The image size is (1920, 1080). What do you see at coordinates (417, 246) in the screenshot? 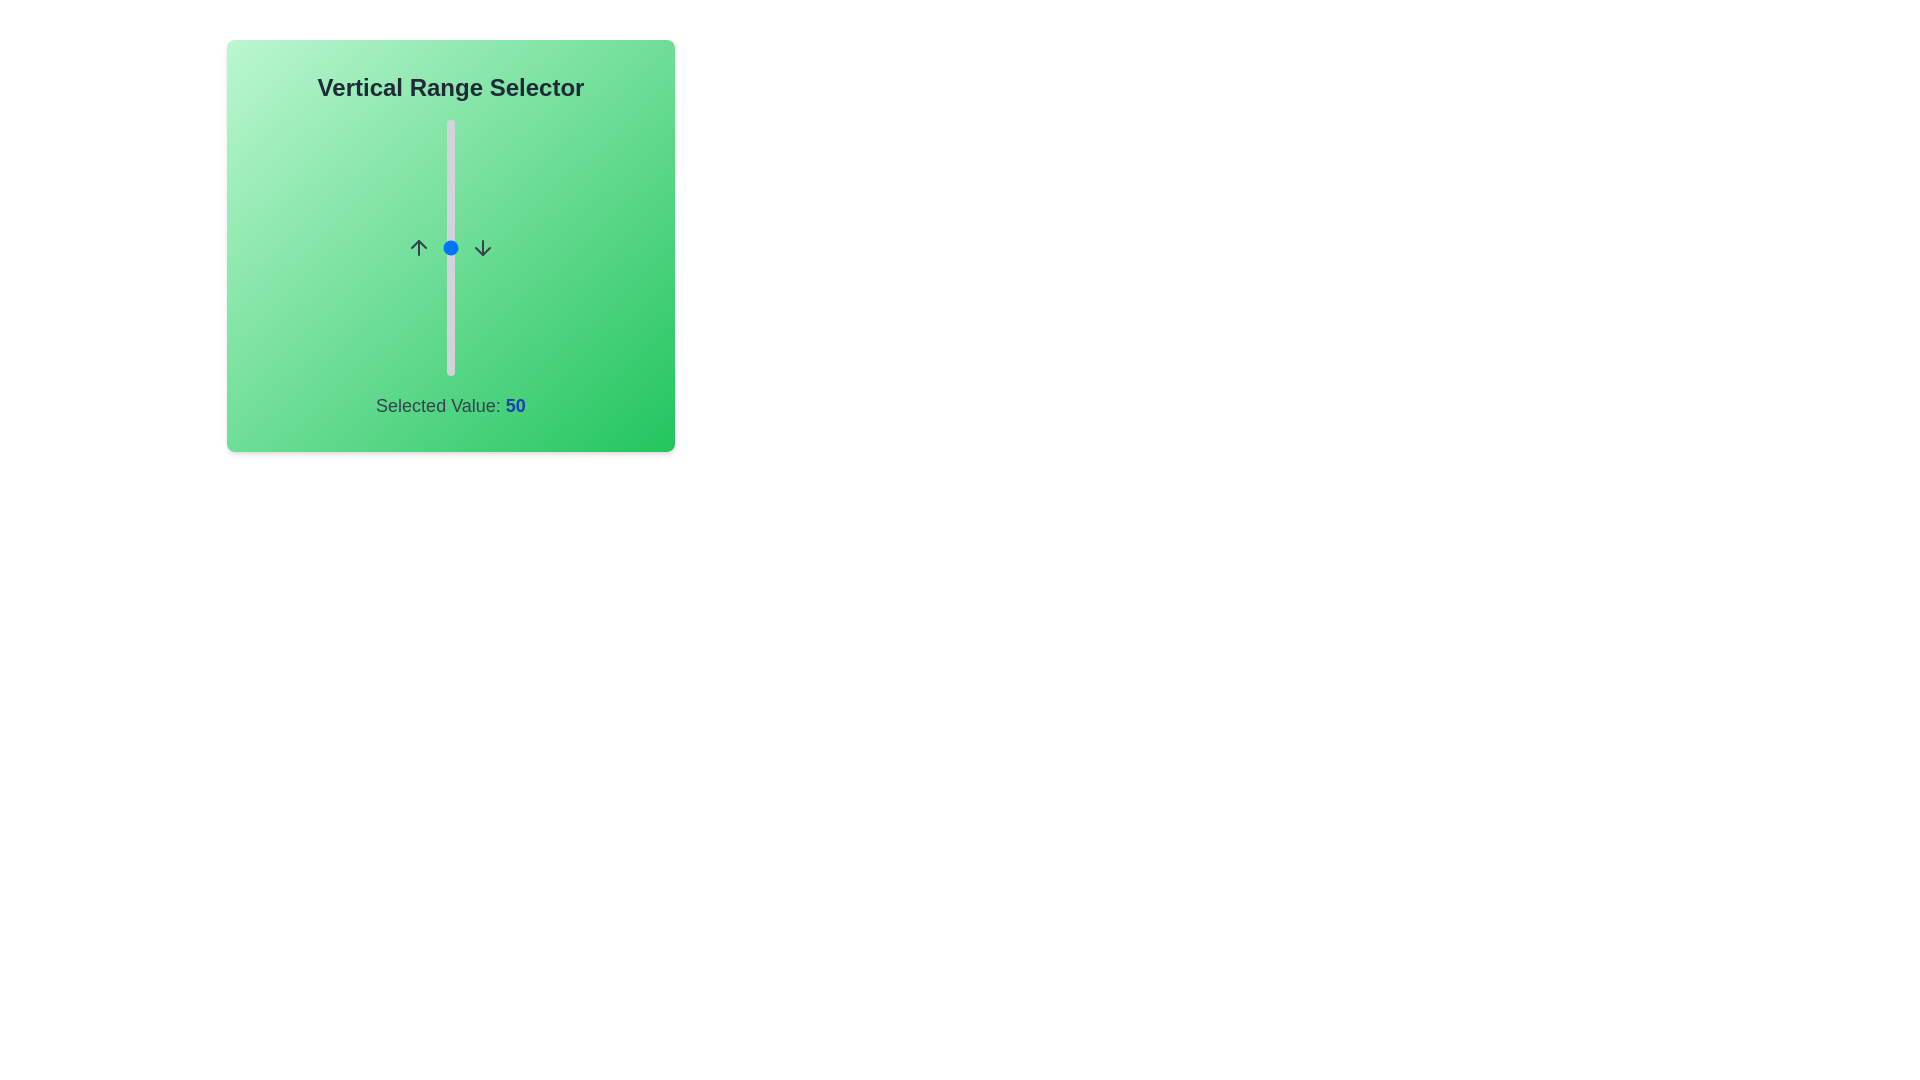
I see `the up arrow icon to adjust the range value` at bounding box center [417, 246].